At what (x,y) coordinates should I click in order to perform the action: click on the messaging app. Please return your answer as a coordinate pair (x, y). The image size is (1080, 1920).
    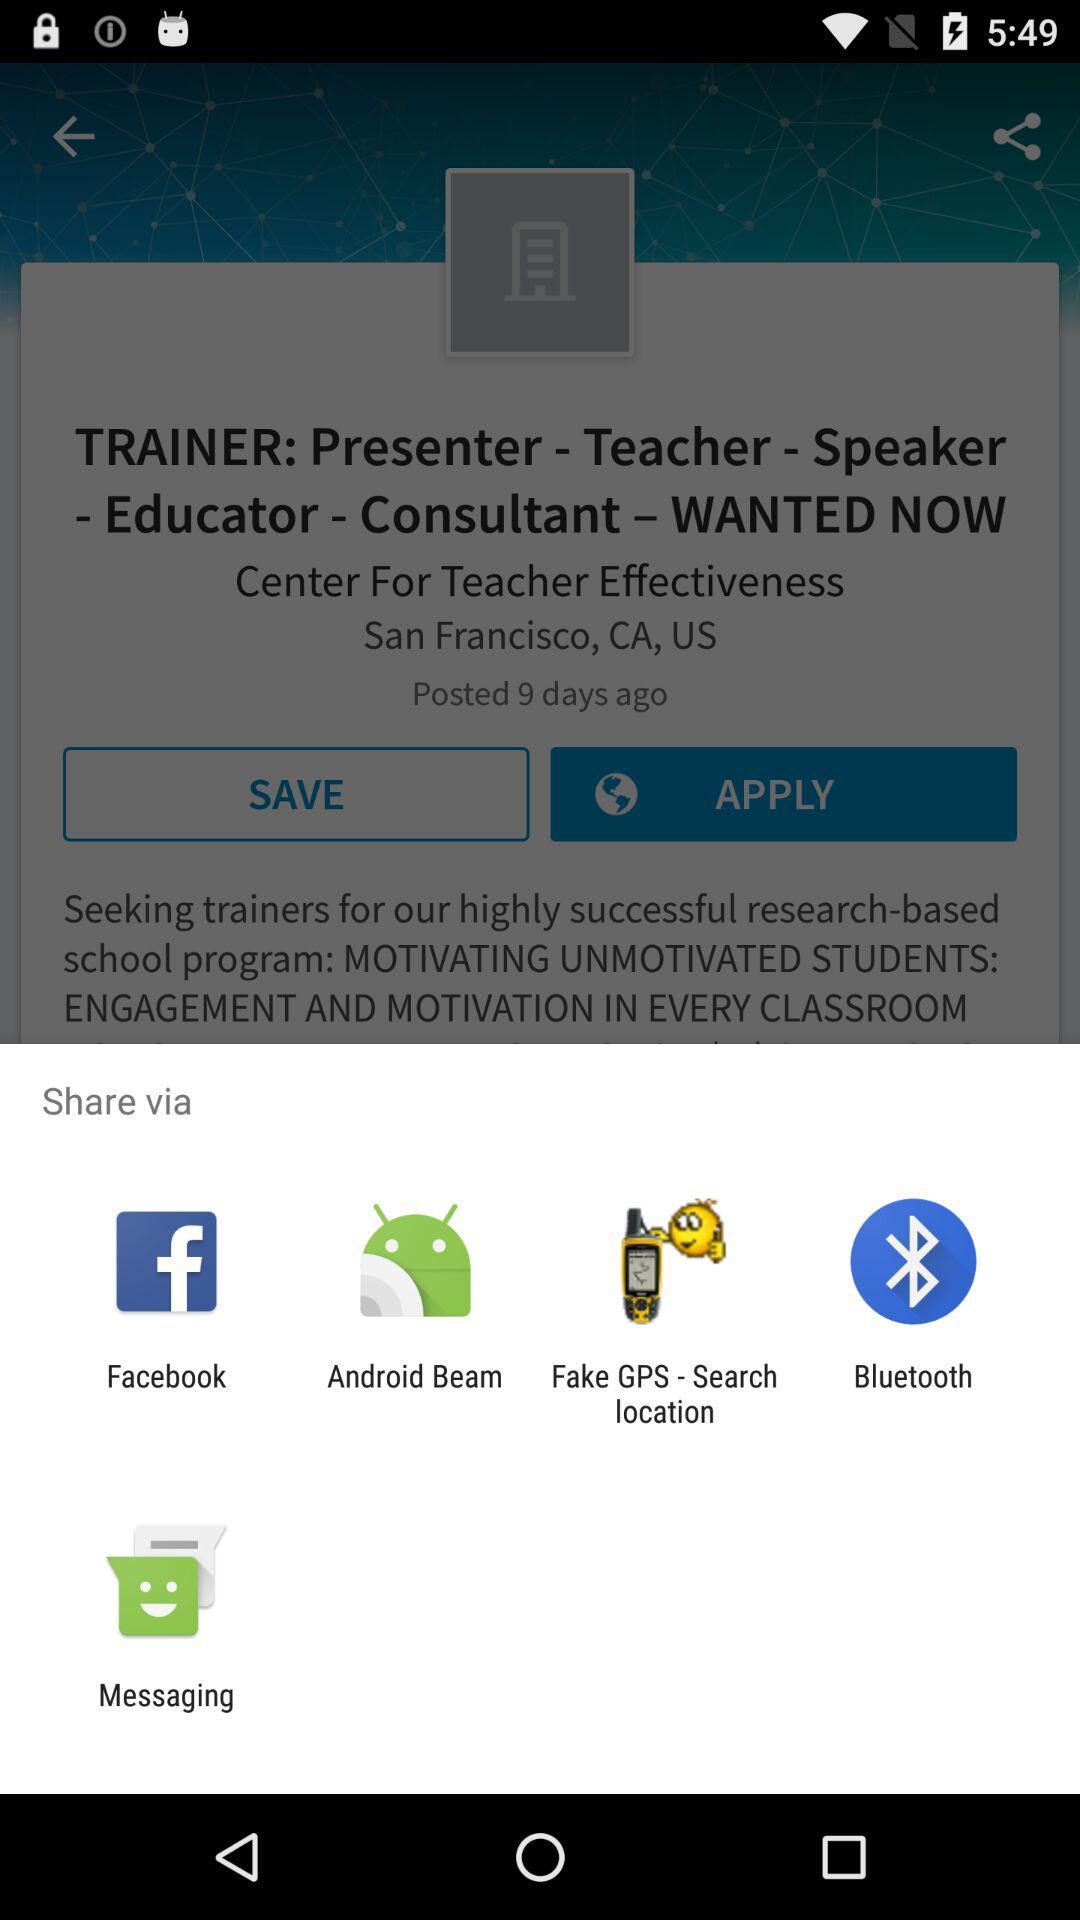
    Looking at the image, I should click on (165, 1711).